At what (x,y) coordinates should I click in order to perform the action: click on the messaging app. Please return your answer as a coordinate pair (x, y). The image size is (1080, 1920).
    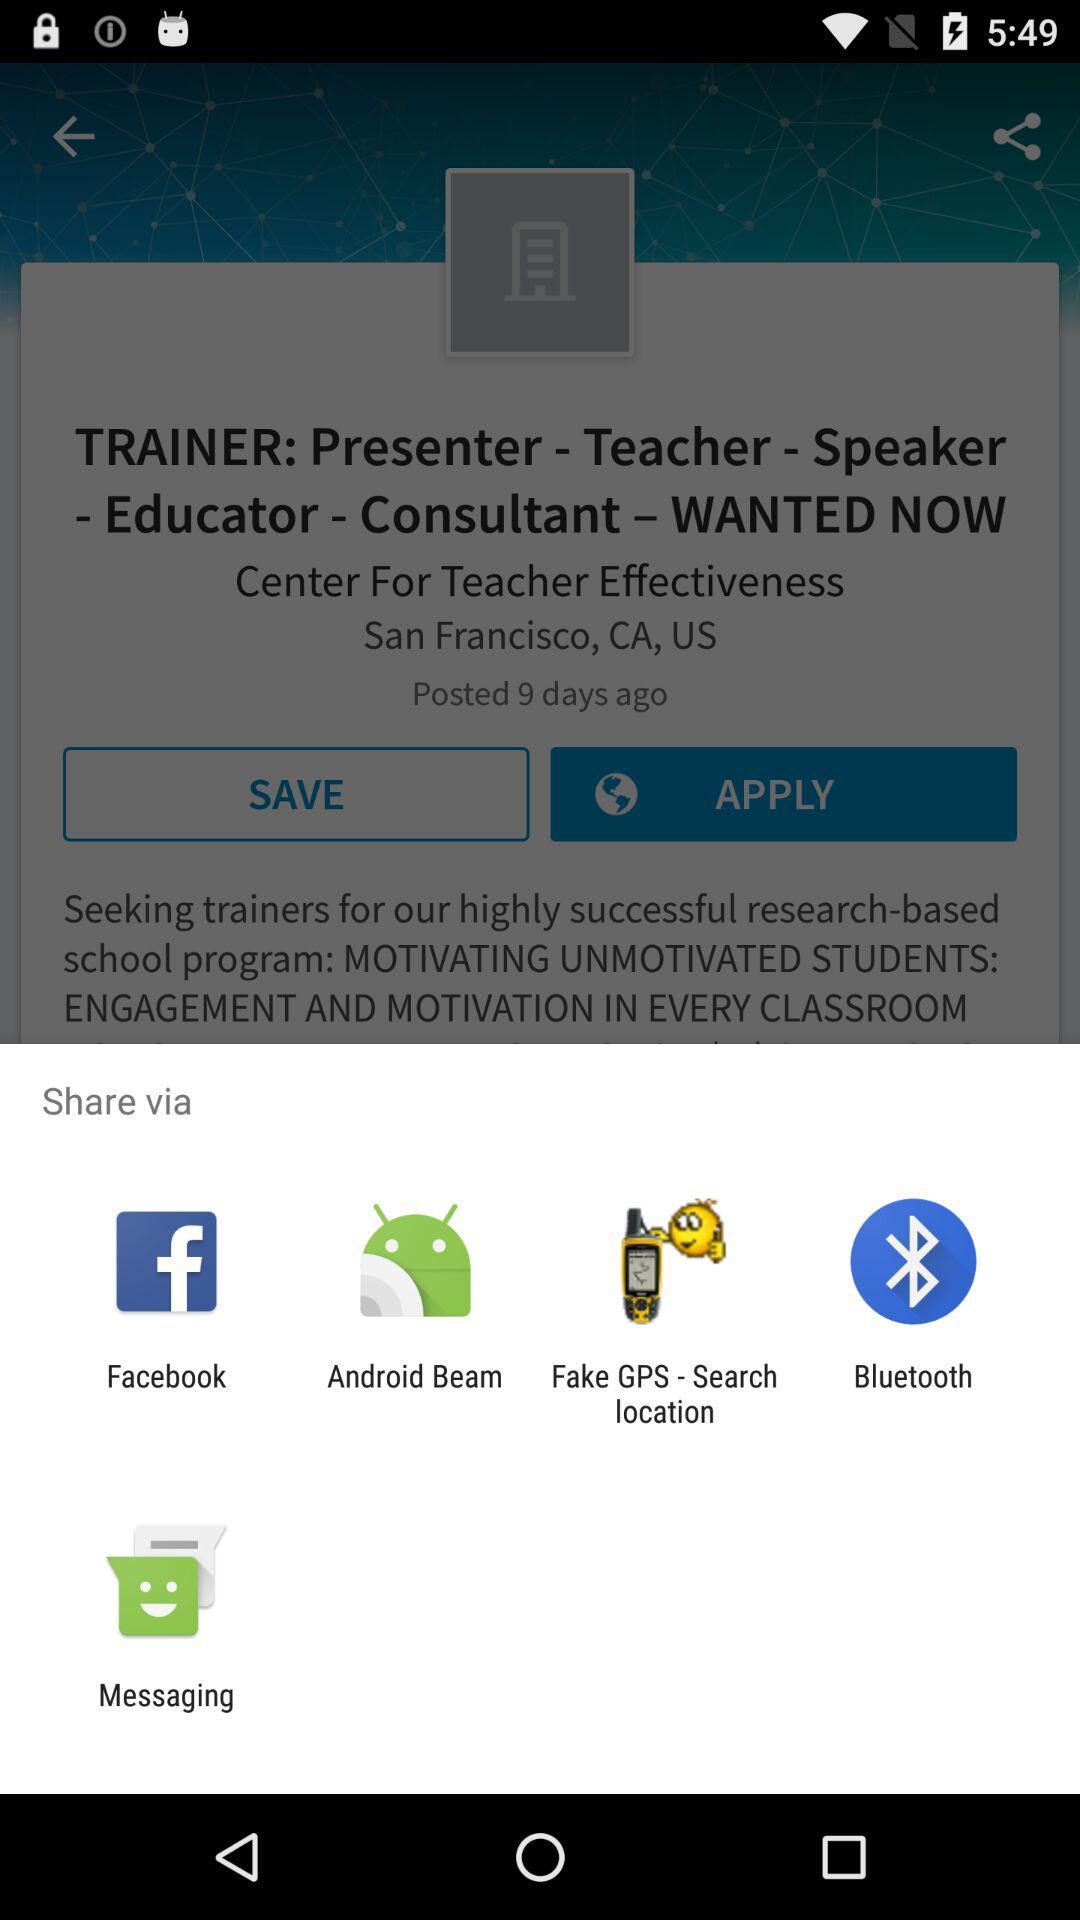
    Looking at the image, I should click on (165, 1711).